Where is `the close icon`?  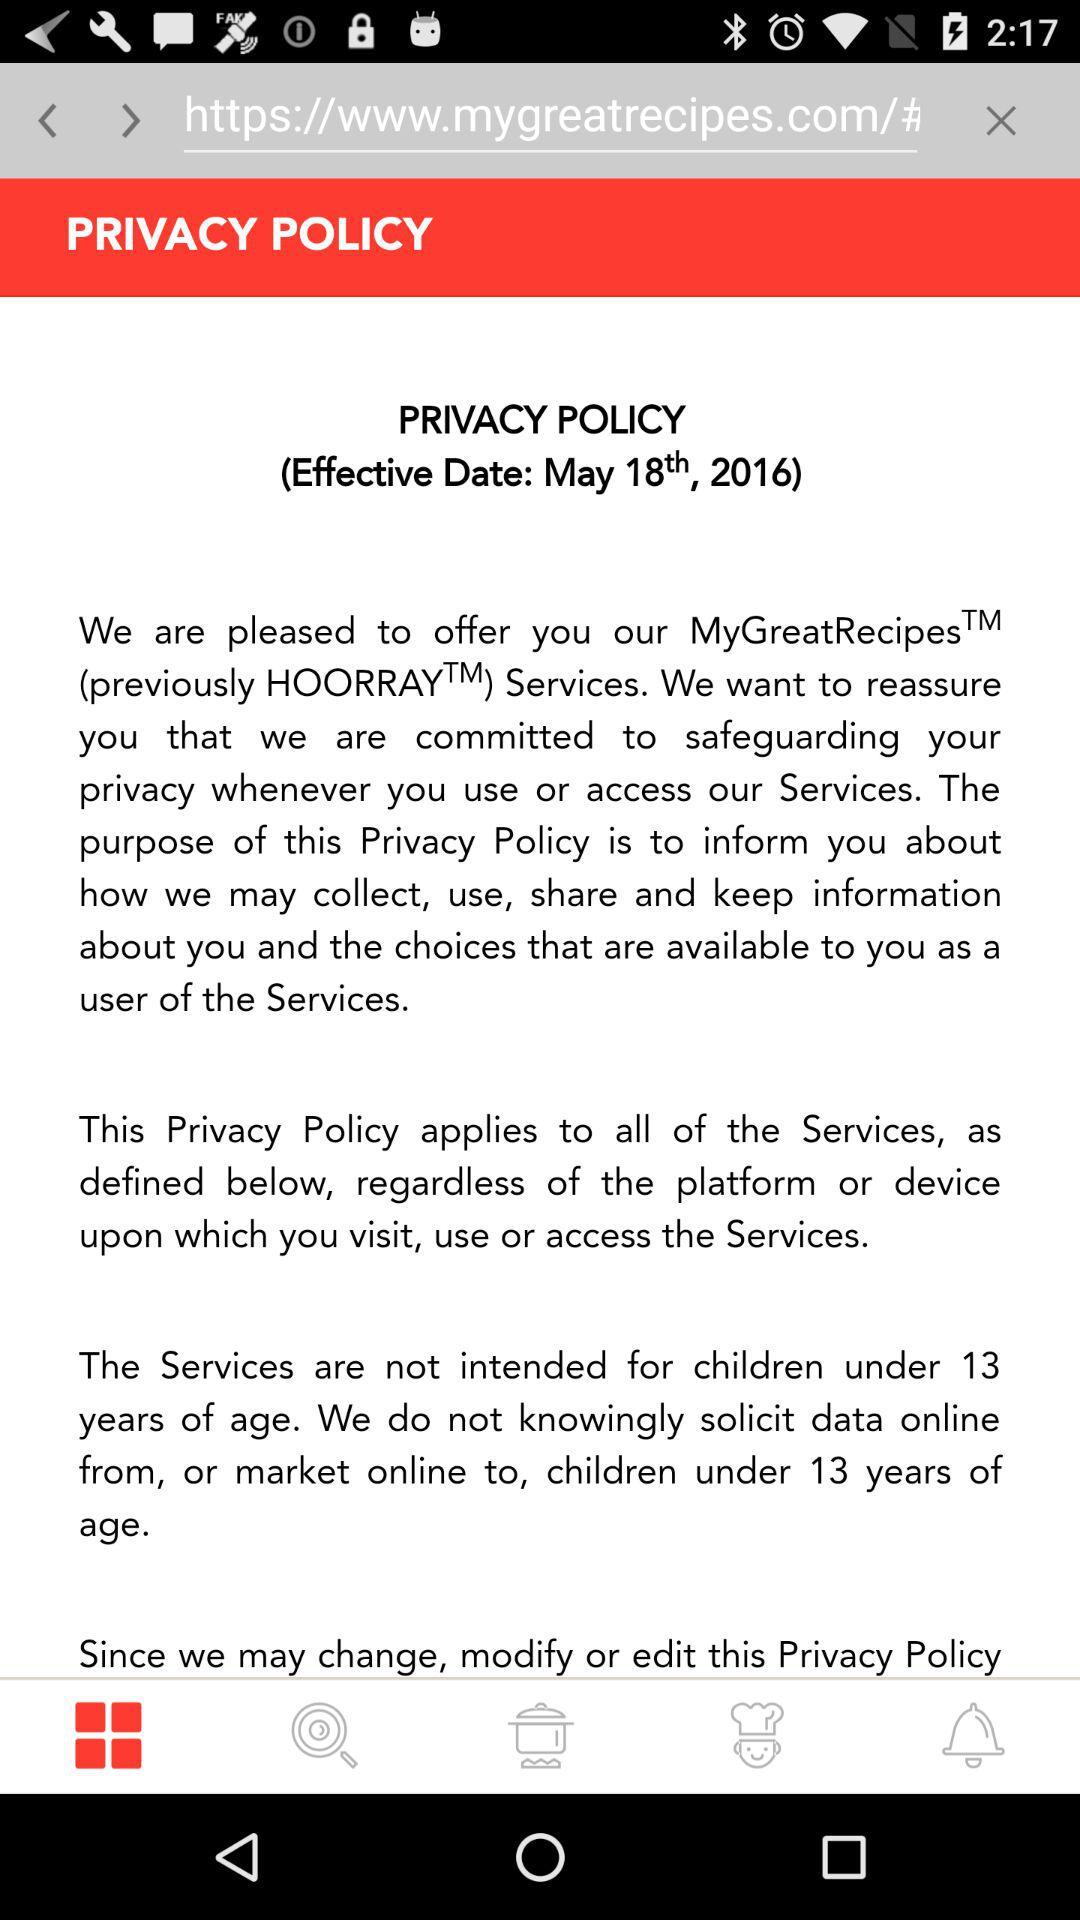
the close icon is located at coordinates (1001, 128).